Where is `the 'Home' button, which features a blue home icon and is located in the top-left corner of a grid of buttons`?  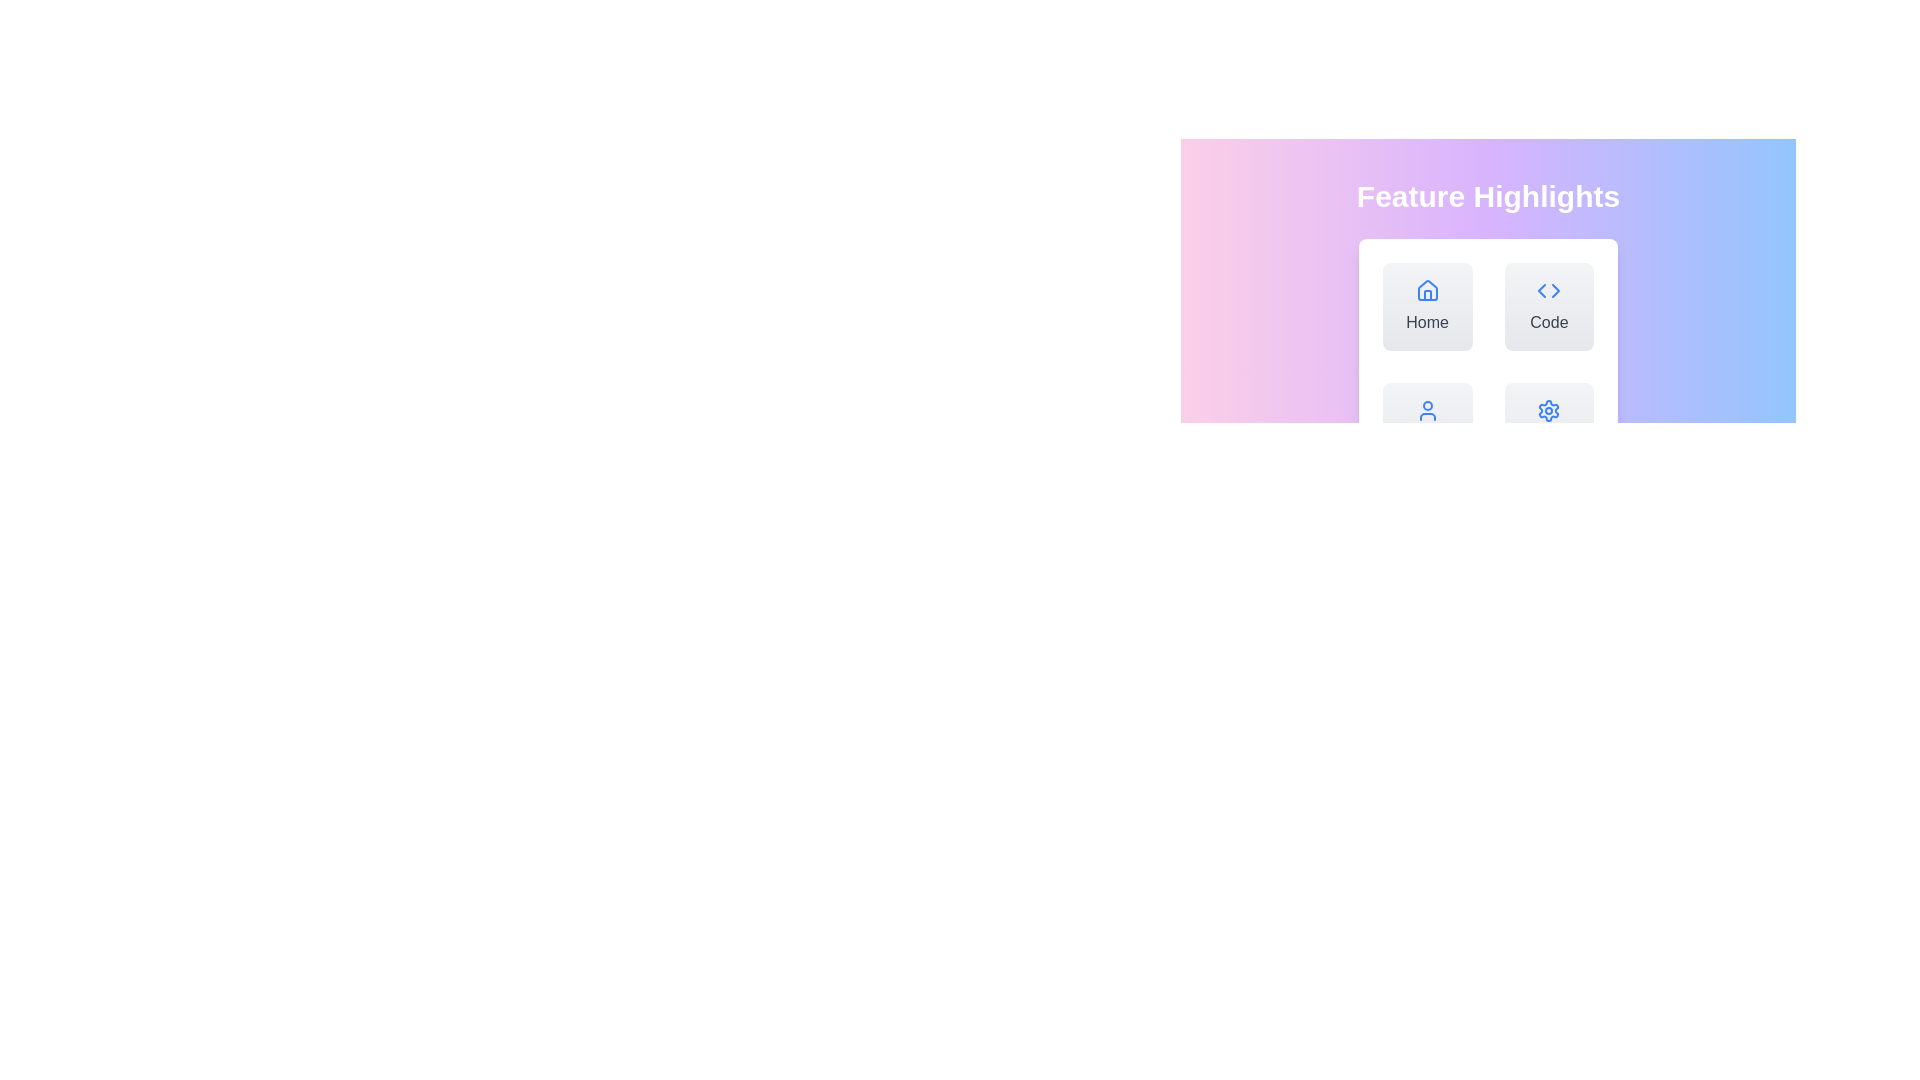 the 'Home' button, which features a blue home icon and is located in the top-left corner of a grid of buttons is located at coordinates (1426, 307).